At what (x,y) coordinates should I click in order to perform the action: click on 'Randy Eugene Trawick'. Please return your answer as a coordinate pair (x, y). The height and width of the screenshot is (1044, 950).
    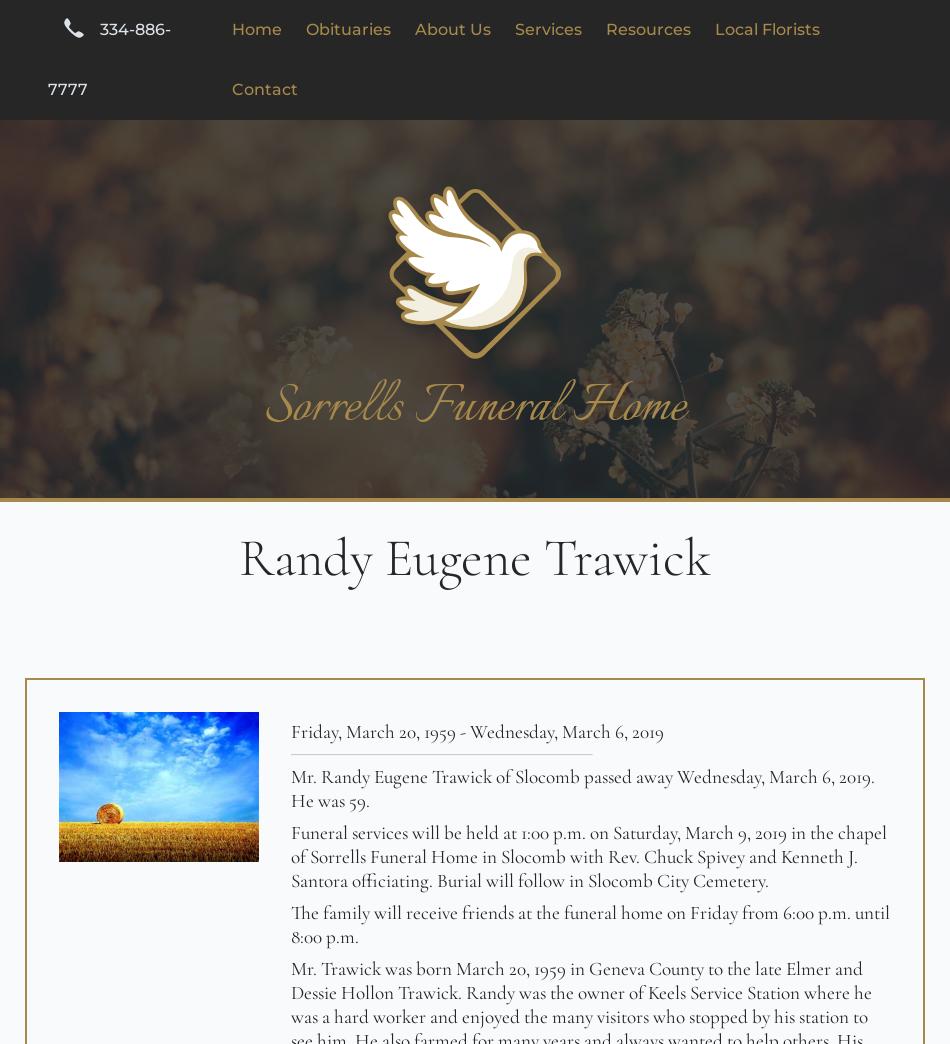
    Looking at the image, I should click on (475, 557).